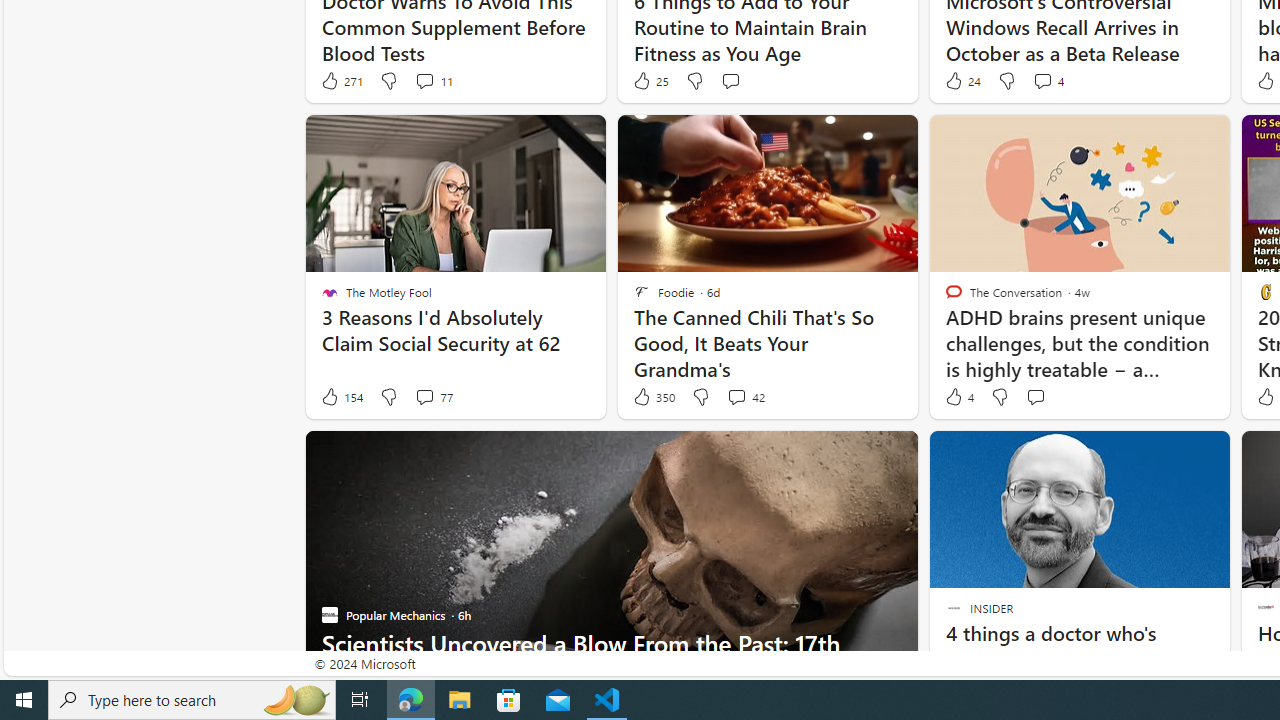  I want to click on 'View comments 77 Comment', so click(432, 397).